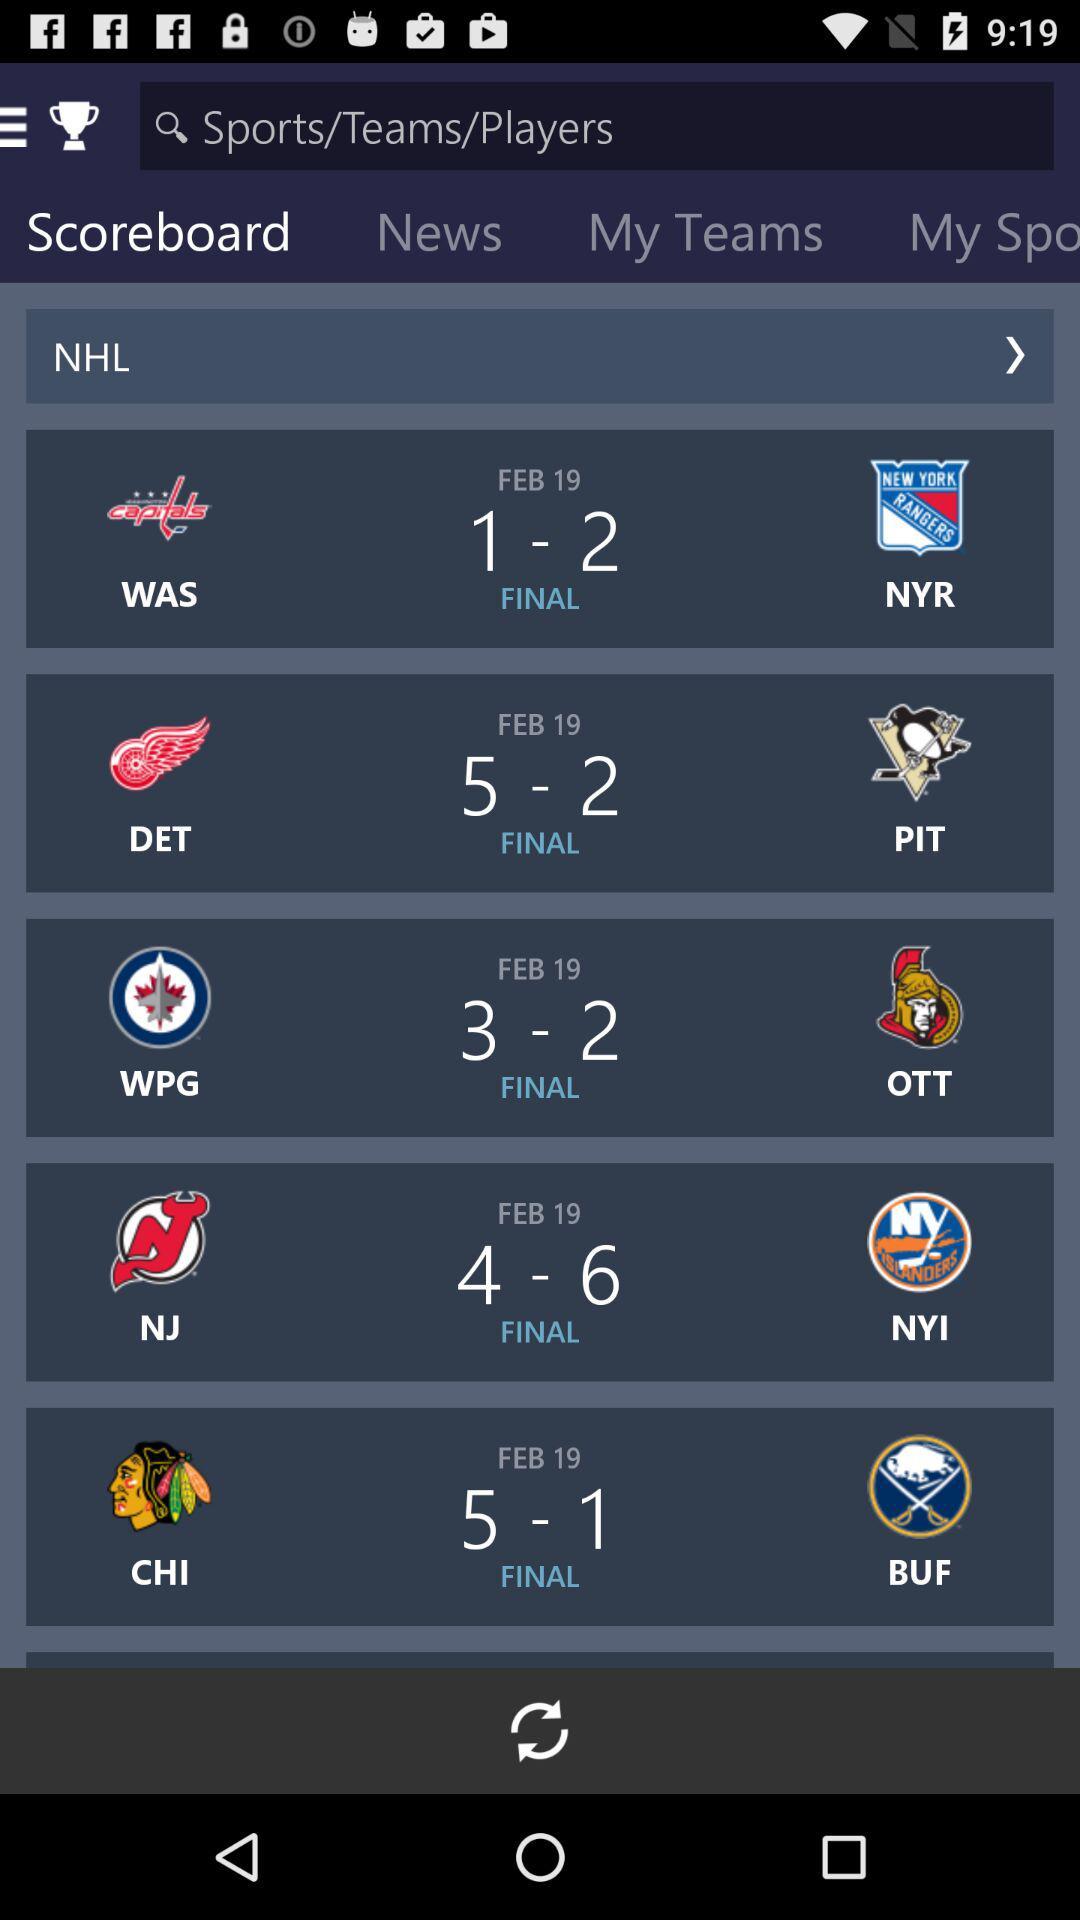 This screenshot has width=1080, height=1920. I want to click on item to the right of scoreboard item, so click(455, 235).